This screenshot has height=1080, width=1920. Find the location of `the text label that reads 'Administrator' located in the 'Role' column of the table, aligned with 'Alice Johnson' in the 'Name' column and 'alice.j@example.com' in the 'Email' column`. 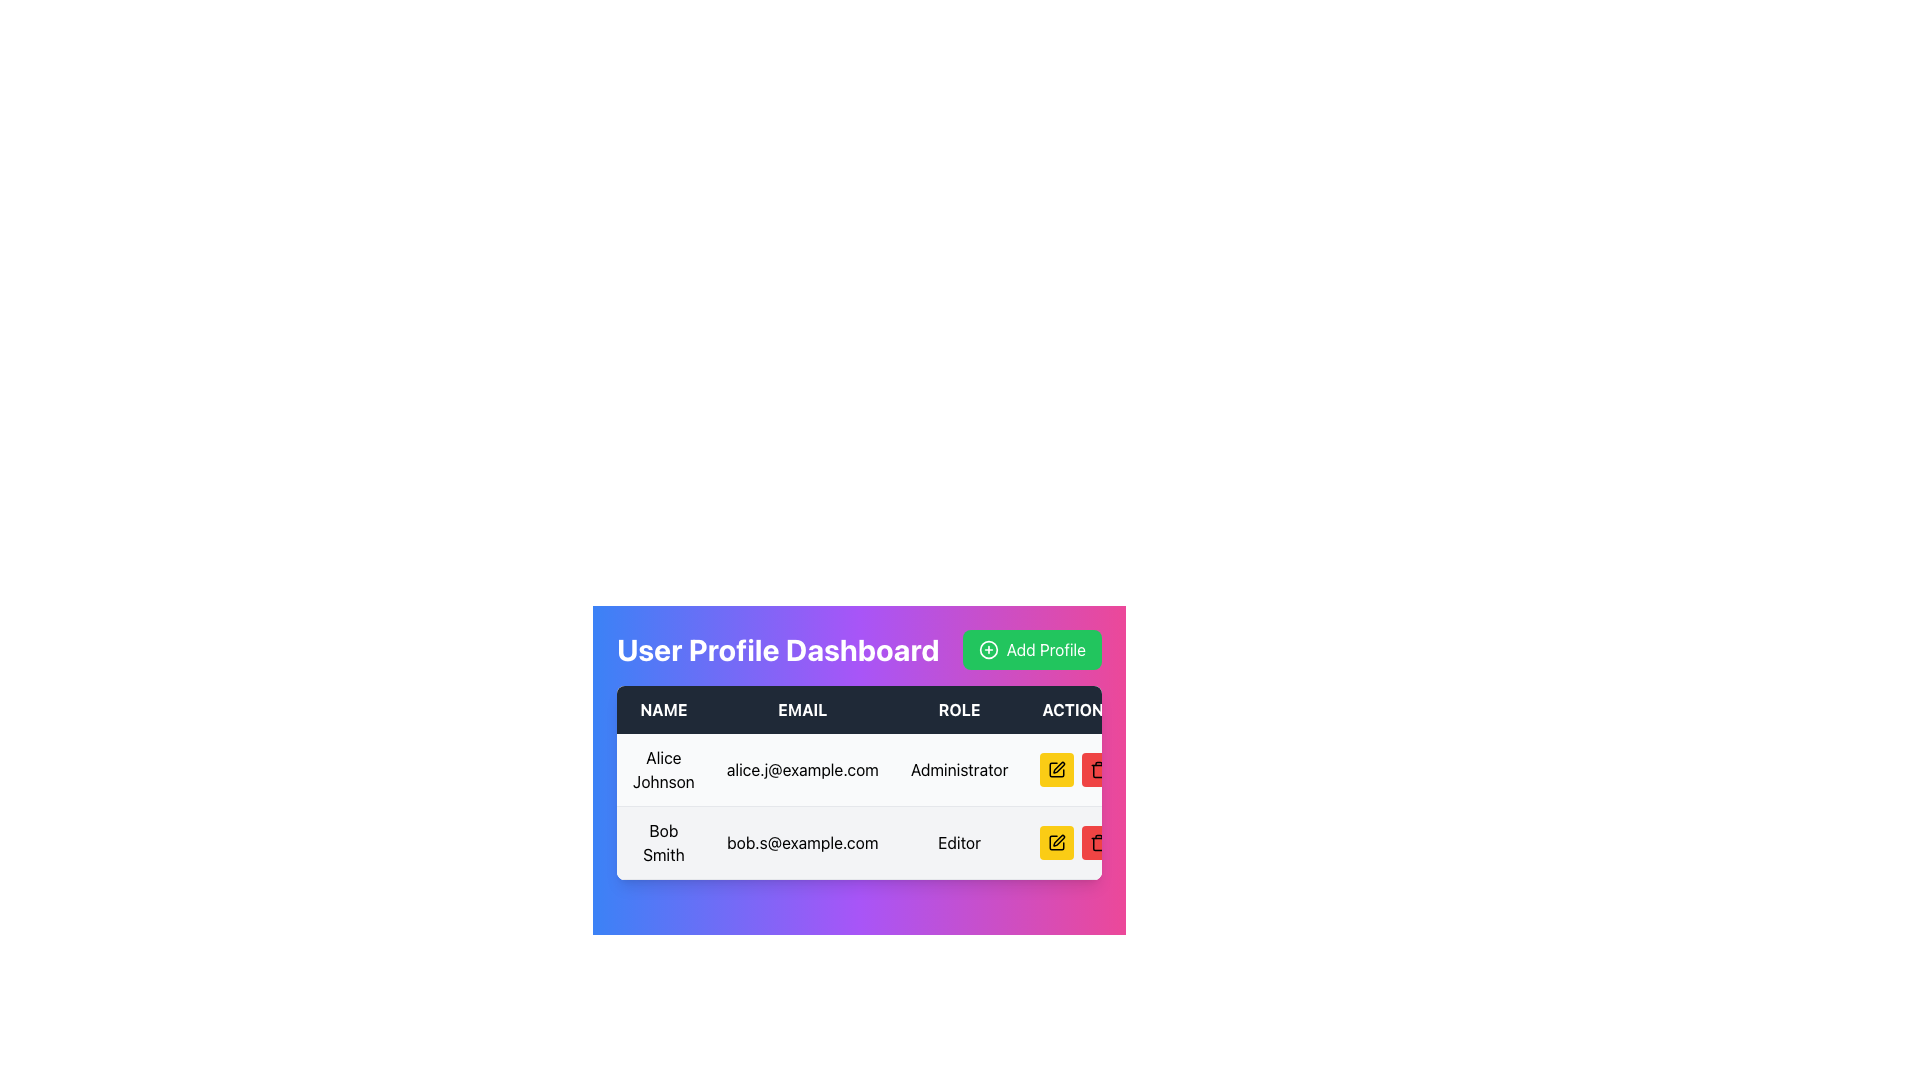

the text label that reads 'Administrator' located in the 'Role' column of the table, aligned with 'Alice Johnson' in the 'Name' column and 'alice.j@example.com' in the 'Email' column is located at coordinates (958, 769).